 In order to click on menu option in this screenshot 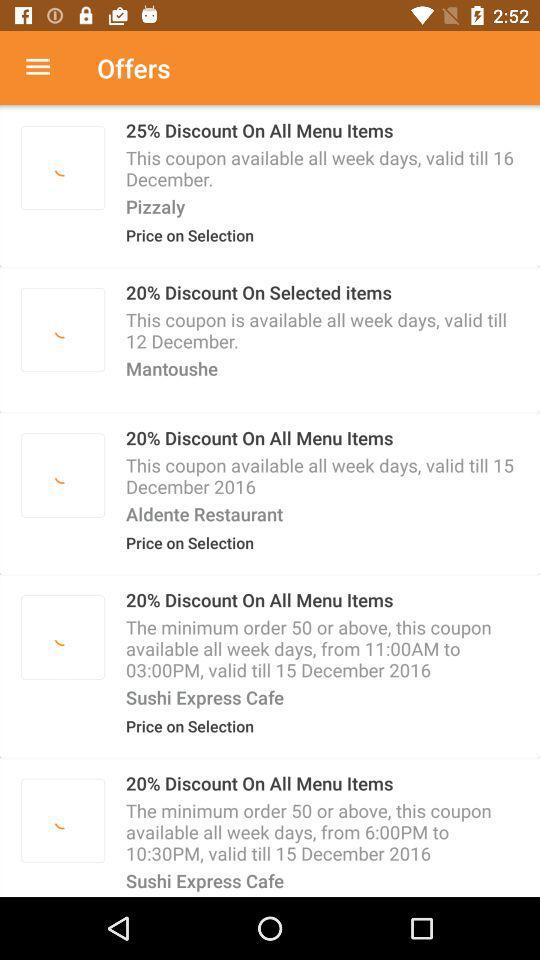, I will do `click(48, 68)`.